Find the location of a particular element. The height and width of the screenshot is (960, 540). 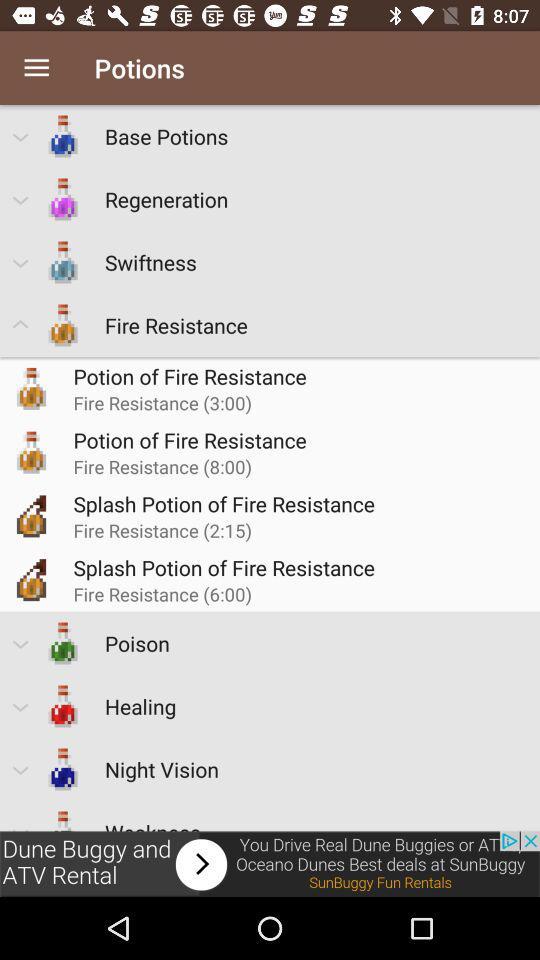

go through advertisement is located at coordinates (270, 863).